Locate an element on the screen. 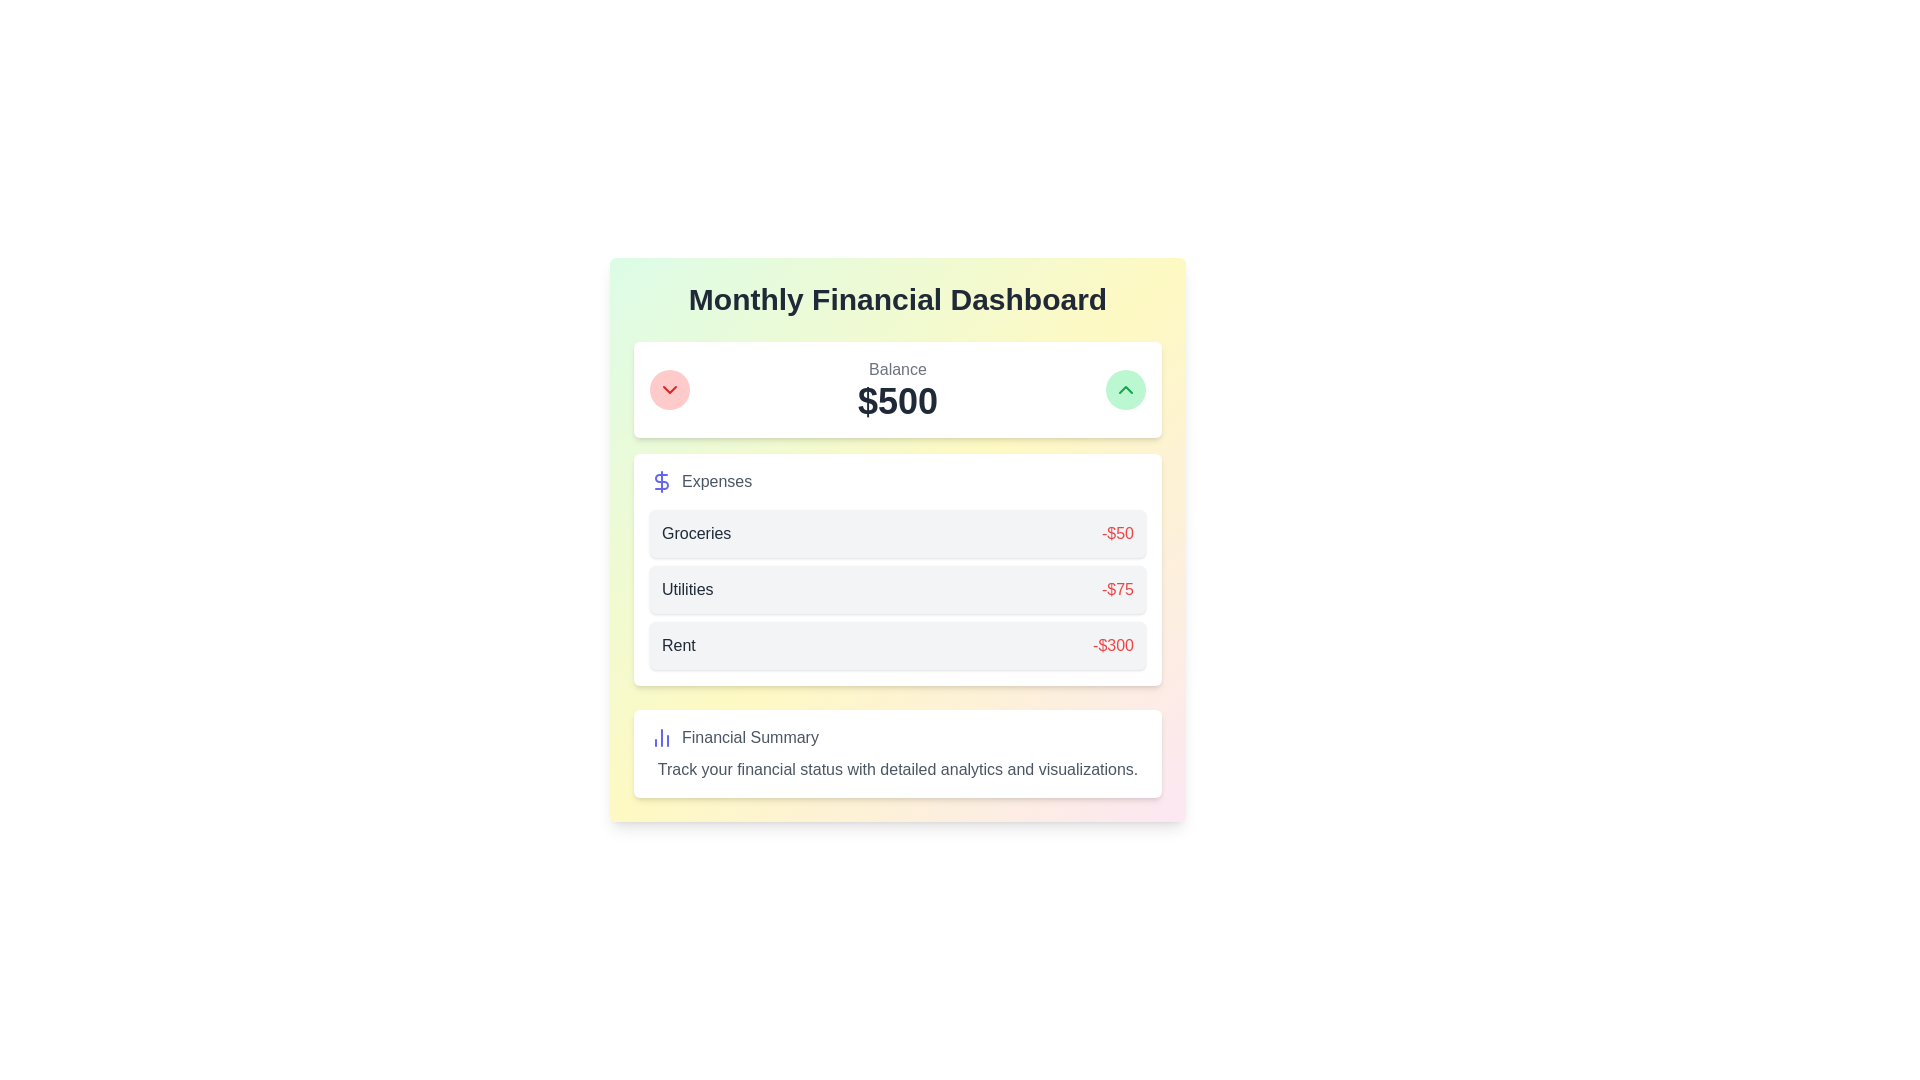 The width and height of the screenshot is (1920, 1080). the first Informational card in the Expenses list, which has a gray background, rounded corners, and displays 'Groceries' on the left and '-$50' on the right is located at coordinates (896, 532).